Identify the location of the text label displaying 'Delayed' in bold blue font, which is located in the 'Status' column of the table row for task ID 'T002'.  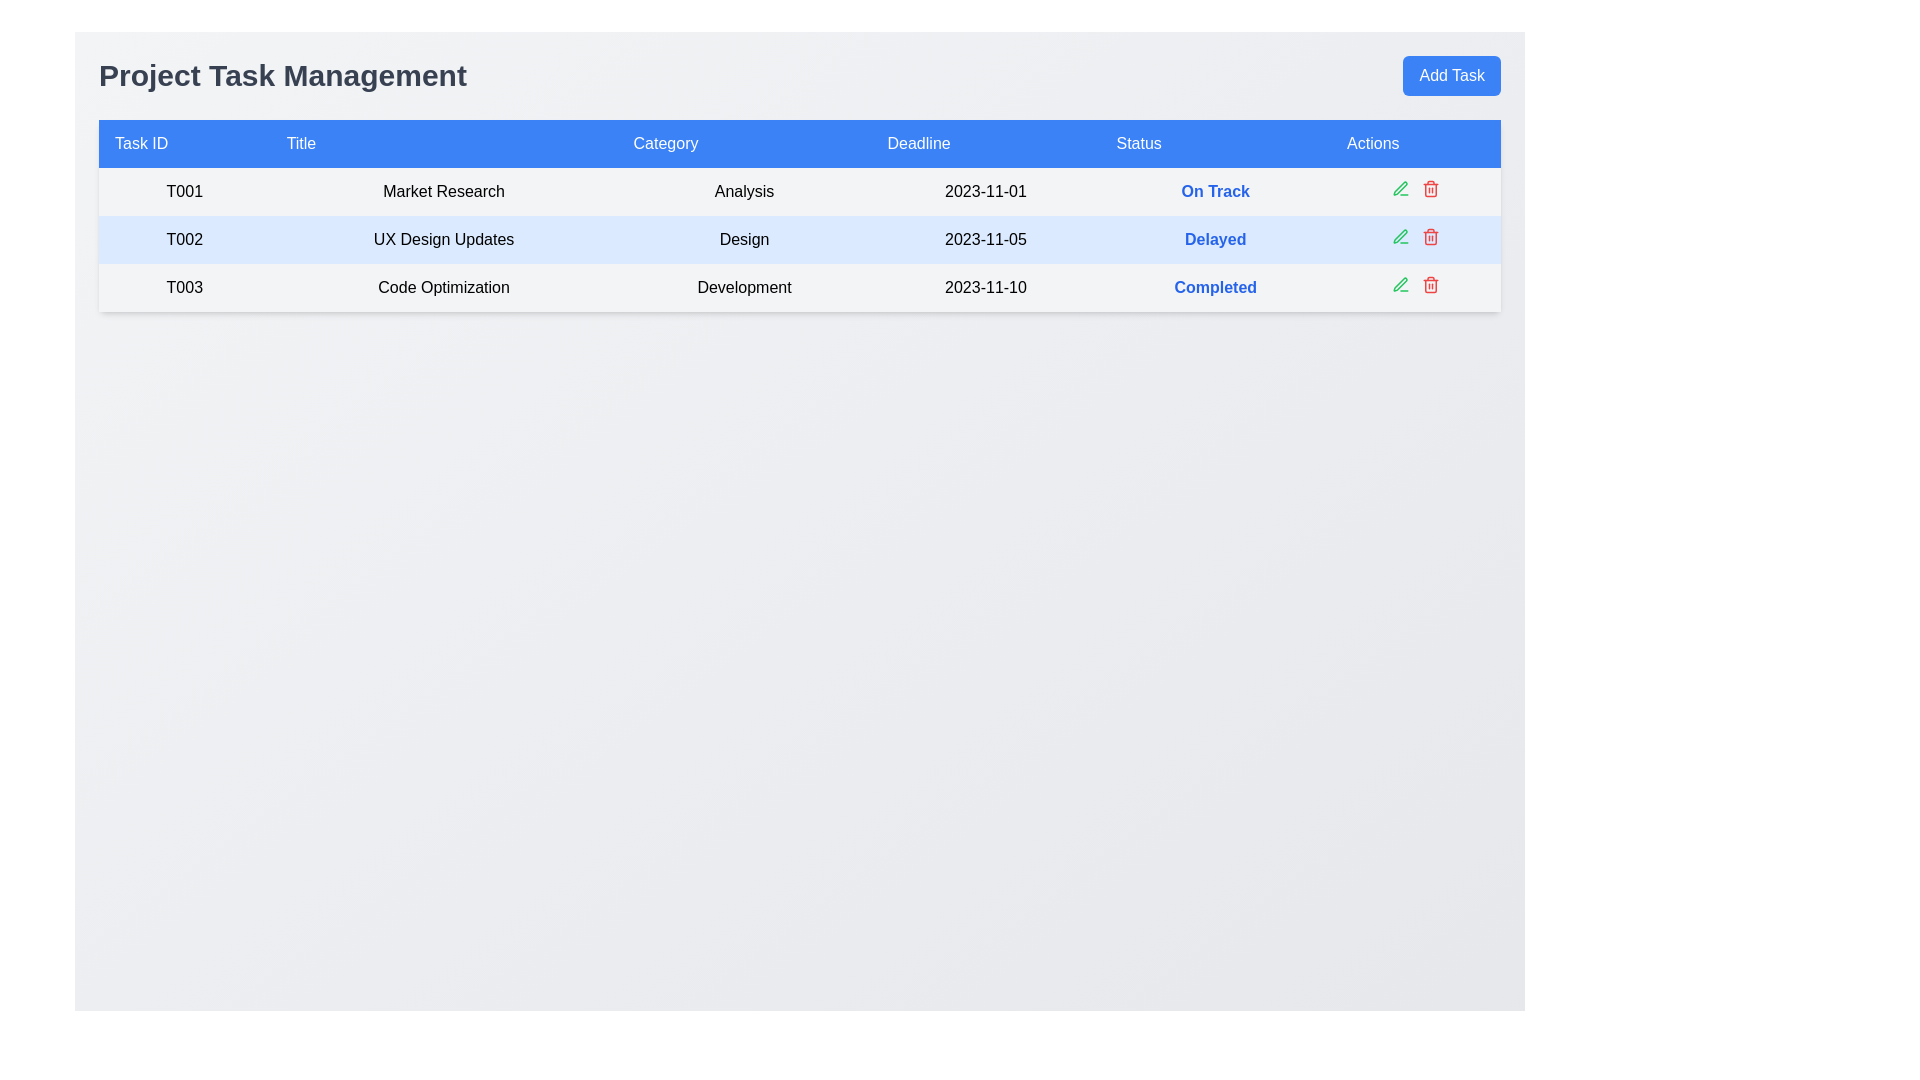
(1214, 238).